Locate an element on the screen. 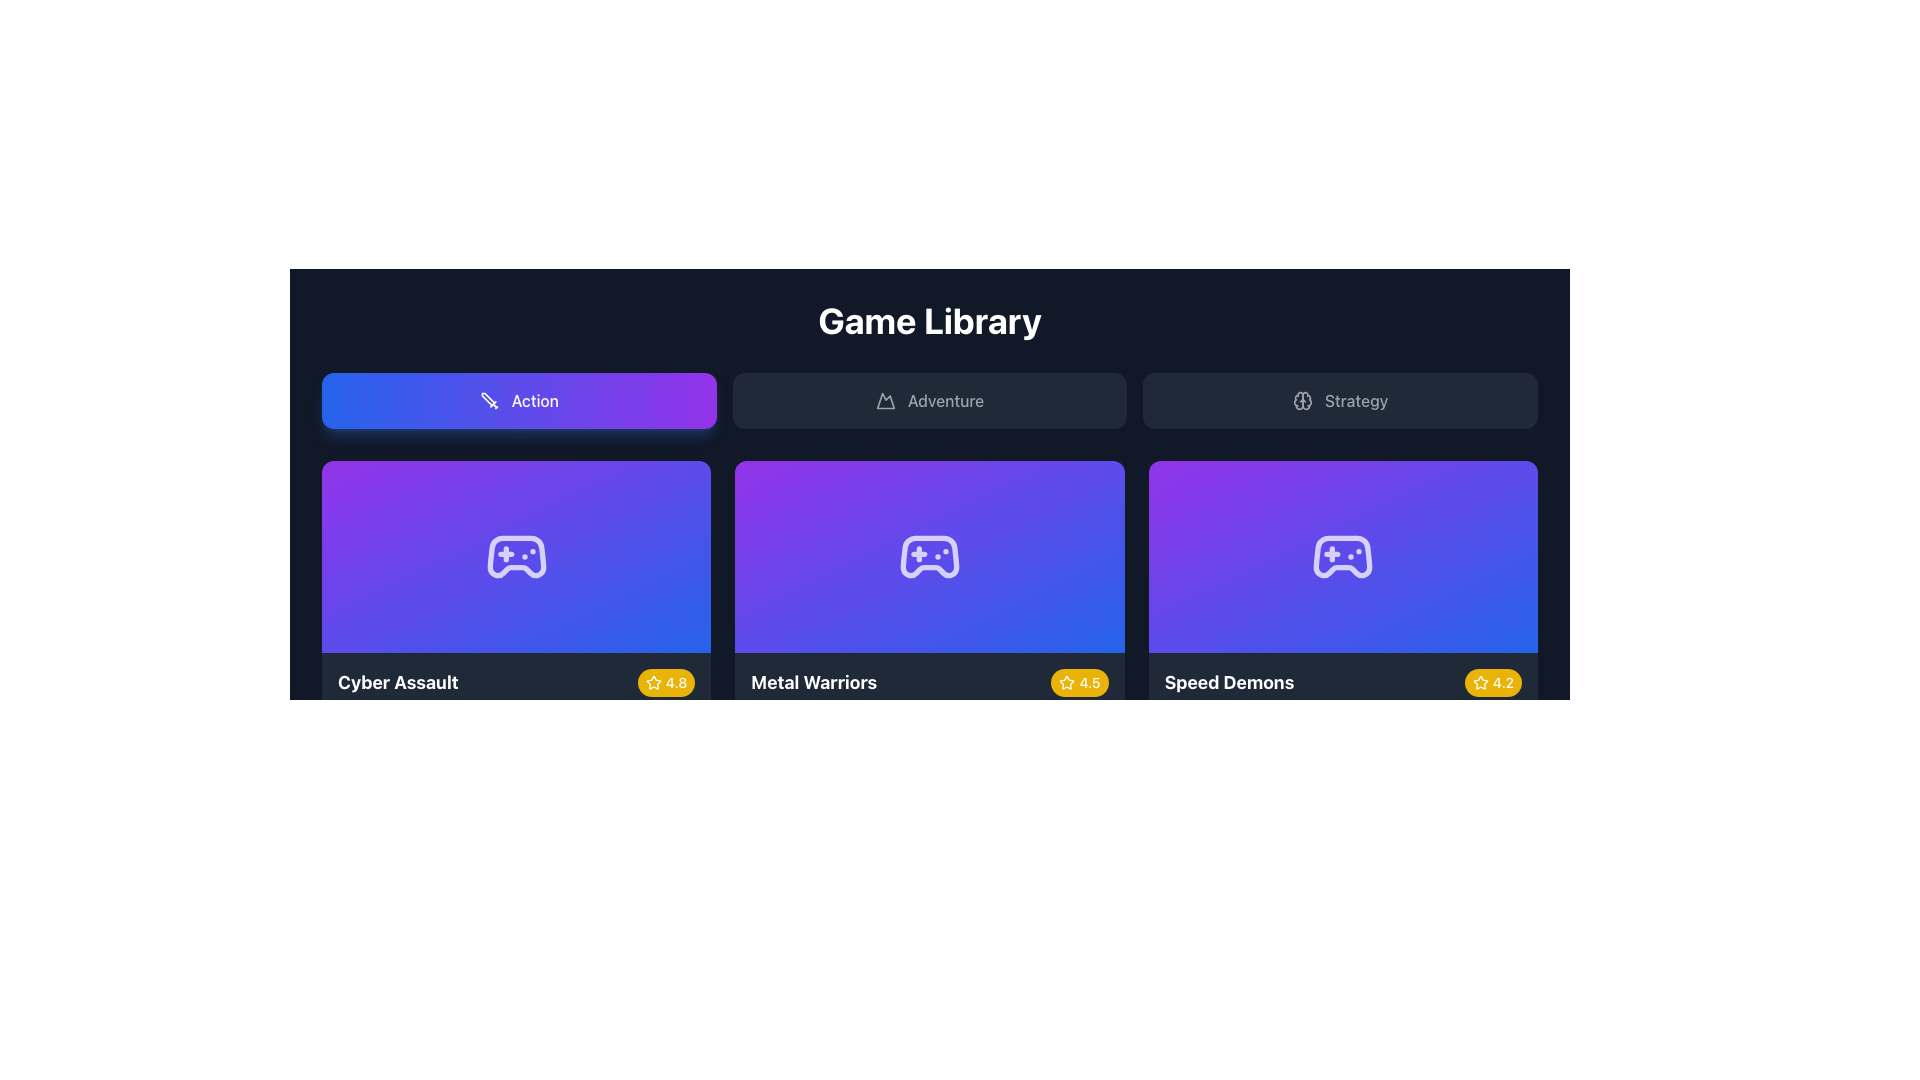 The height and width of the screenshot is (1080, 1920). the gaming controller graphic icon located at the center of the first game card in the 'Game Library' interface under the 'Action' category is located at coordinates (516, 556).